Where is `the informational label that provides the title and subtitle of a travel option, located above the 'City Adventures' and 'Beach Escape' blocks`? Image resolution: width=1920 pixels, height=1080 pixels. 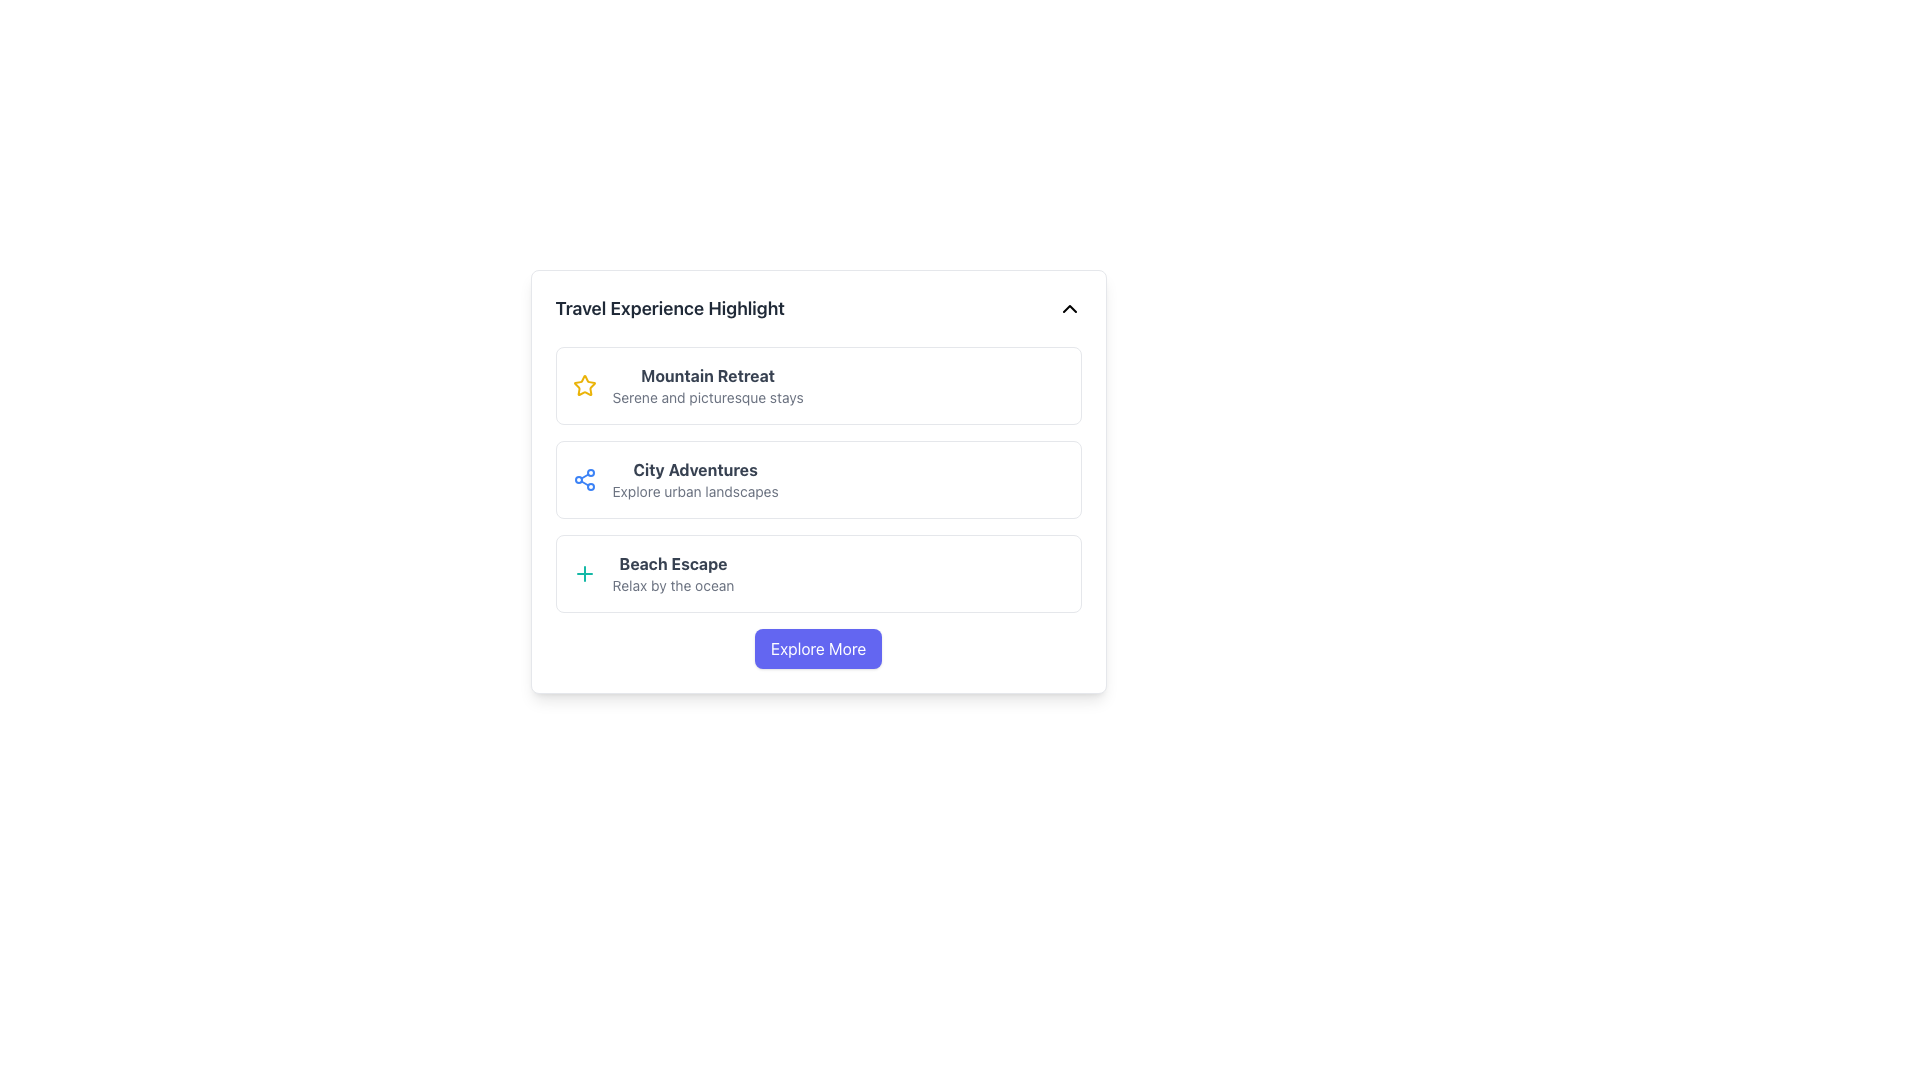 the informational label that provides the title and subtitle of a travel option, located above the 'City Adventures' and 'Beach Escape' blocks is located at coordinates (708, 385).